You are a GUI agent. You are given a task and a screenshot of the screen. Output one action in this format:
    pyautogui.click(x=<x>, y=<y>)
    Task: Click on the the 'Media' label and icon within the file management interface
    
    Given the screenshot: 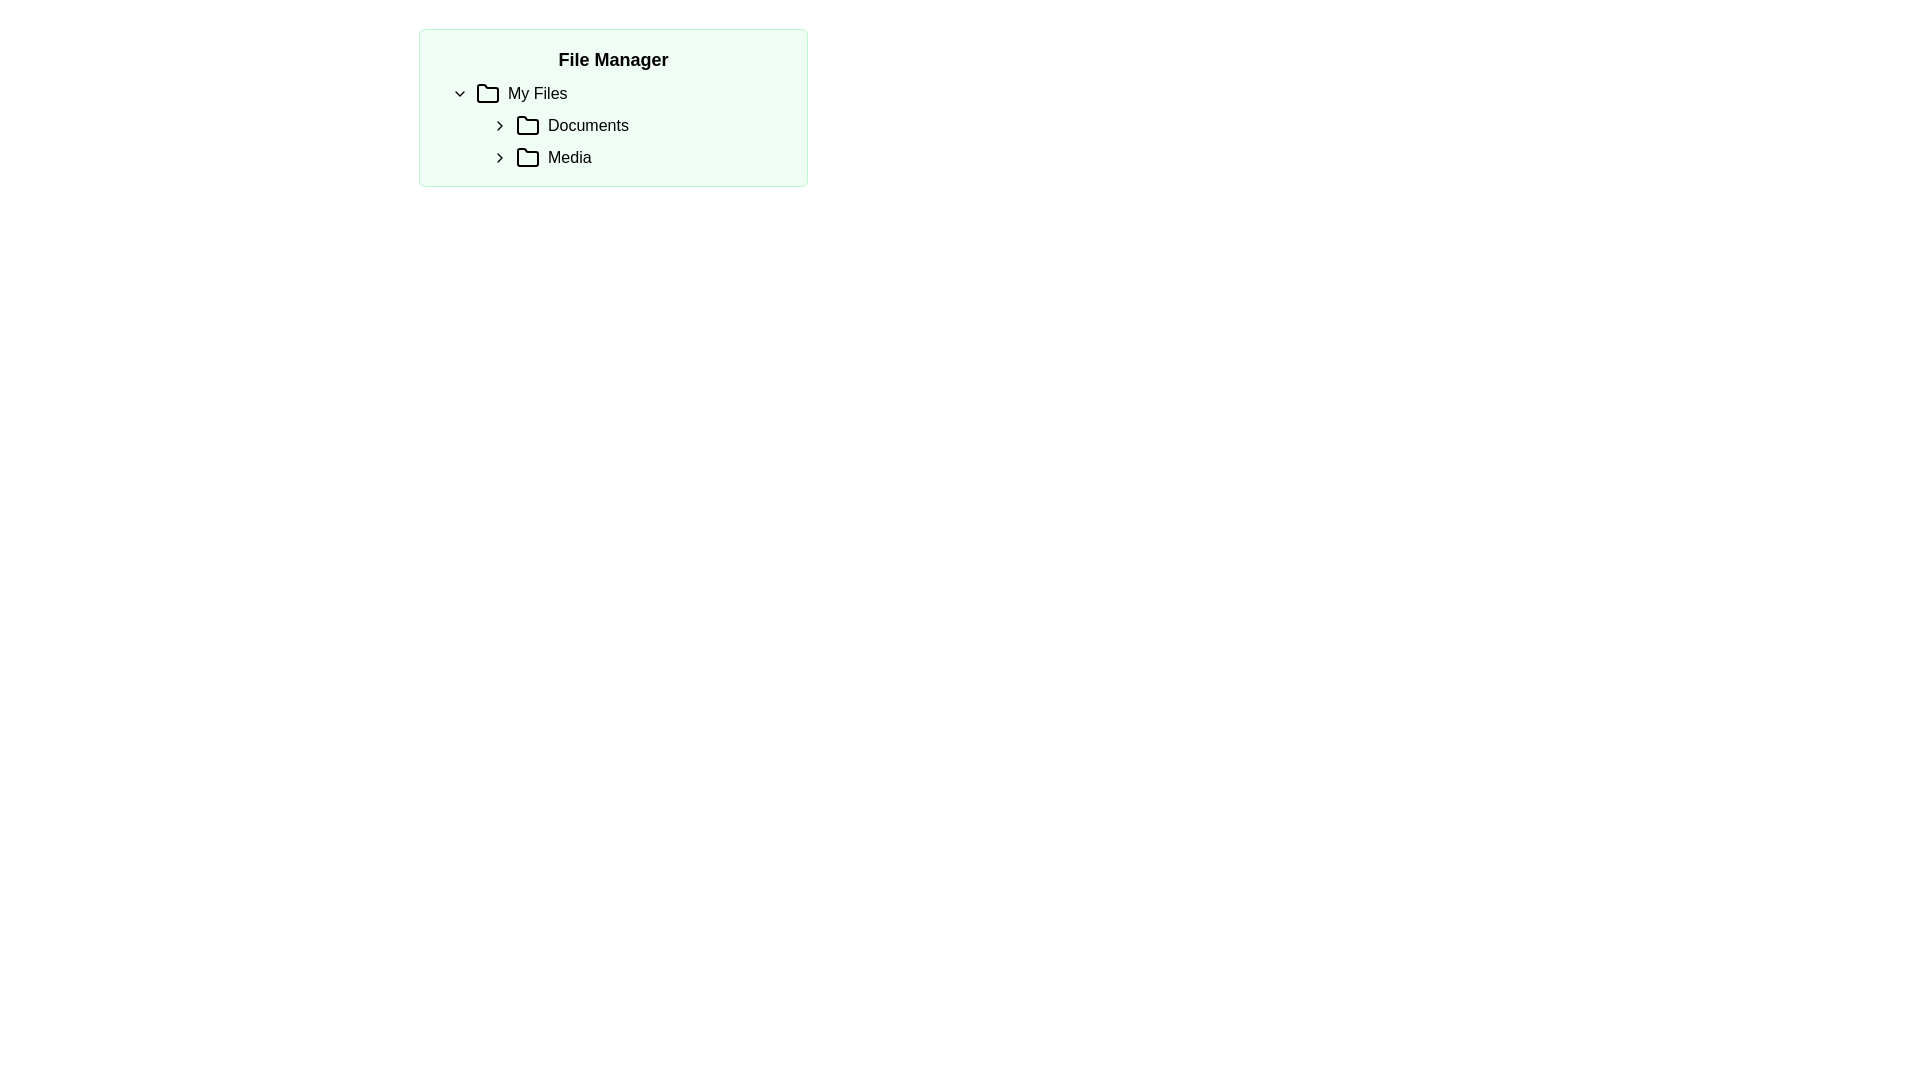 What is the action you would take?
    pyautogui.click(x=553, y=157)
    